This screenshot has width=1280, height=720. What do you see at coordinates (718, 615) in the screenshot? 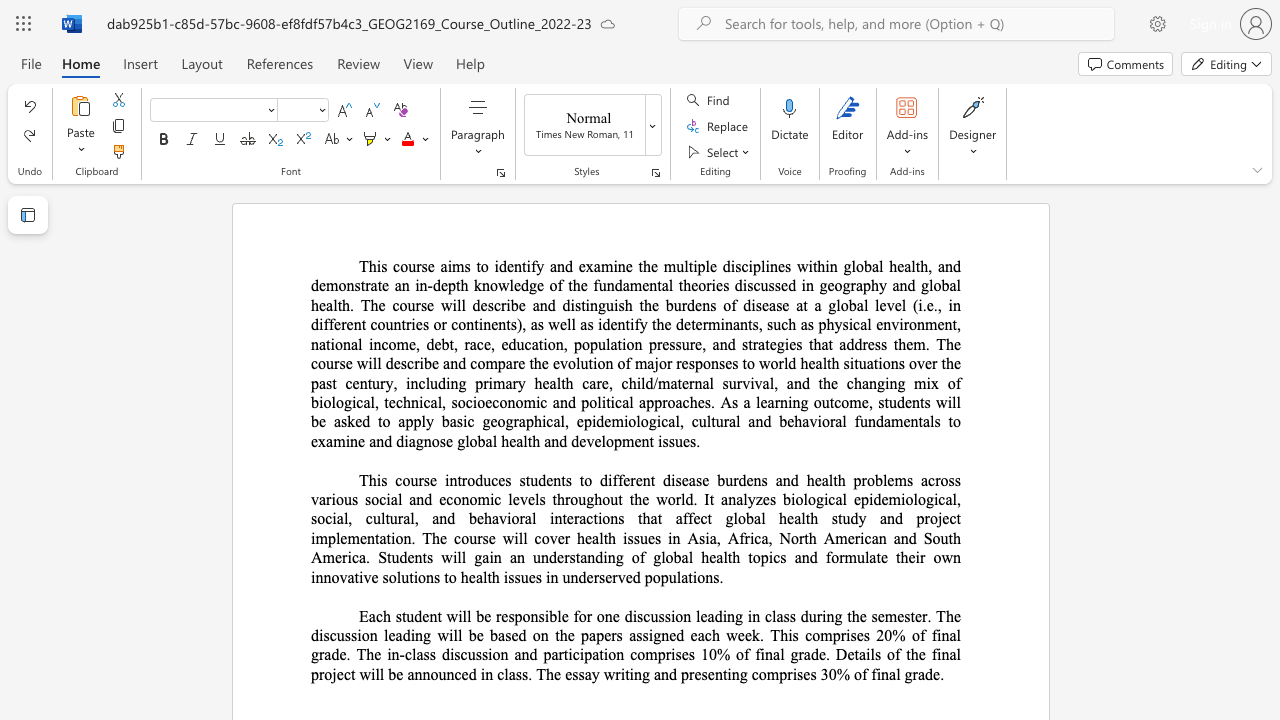
I see `the 3th character "d" in the text` at bounding box center [718, 615].